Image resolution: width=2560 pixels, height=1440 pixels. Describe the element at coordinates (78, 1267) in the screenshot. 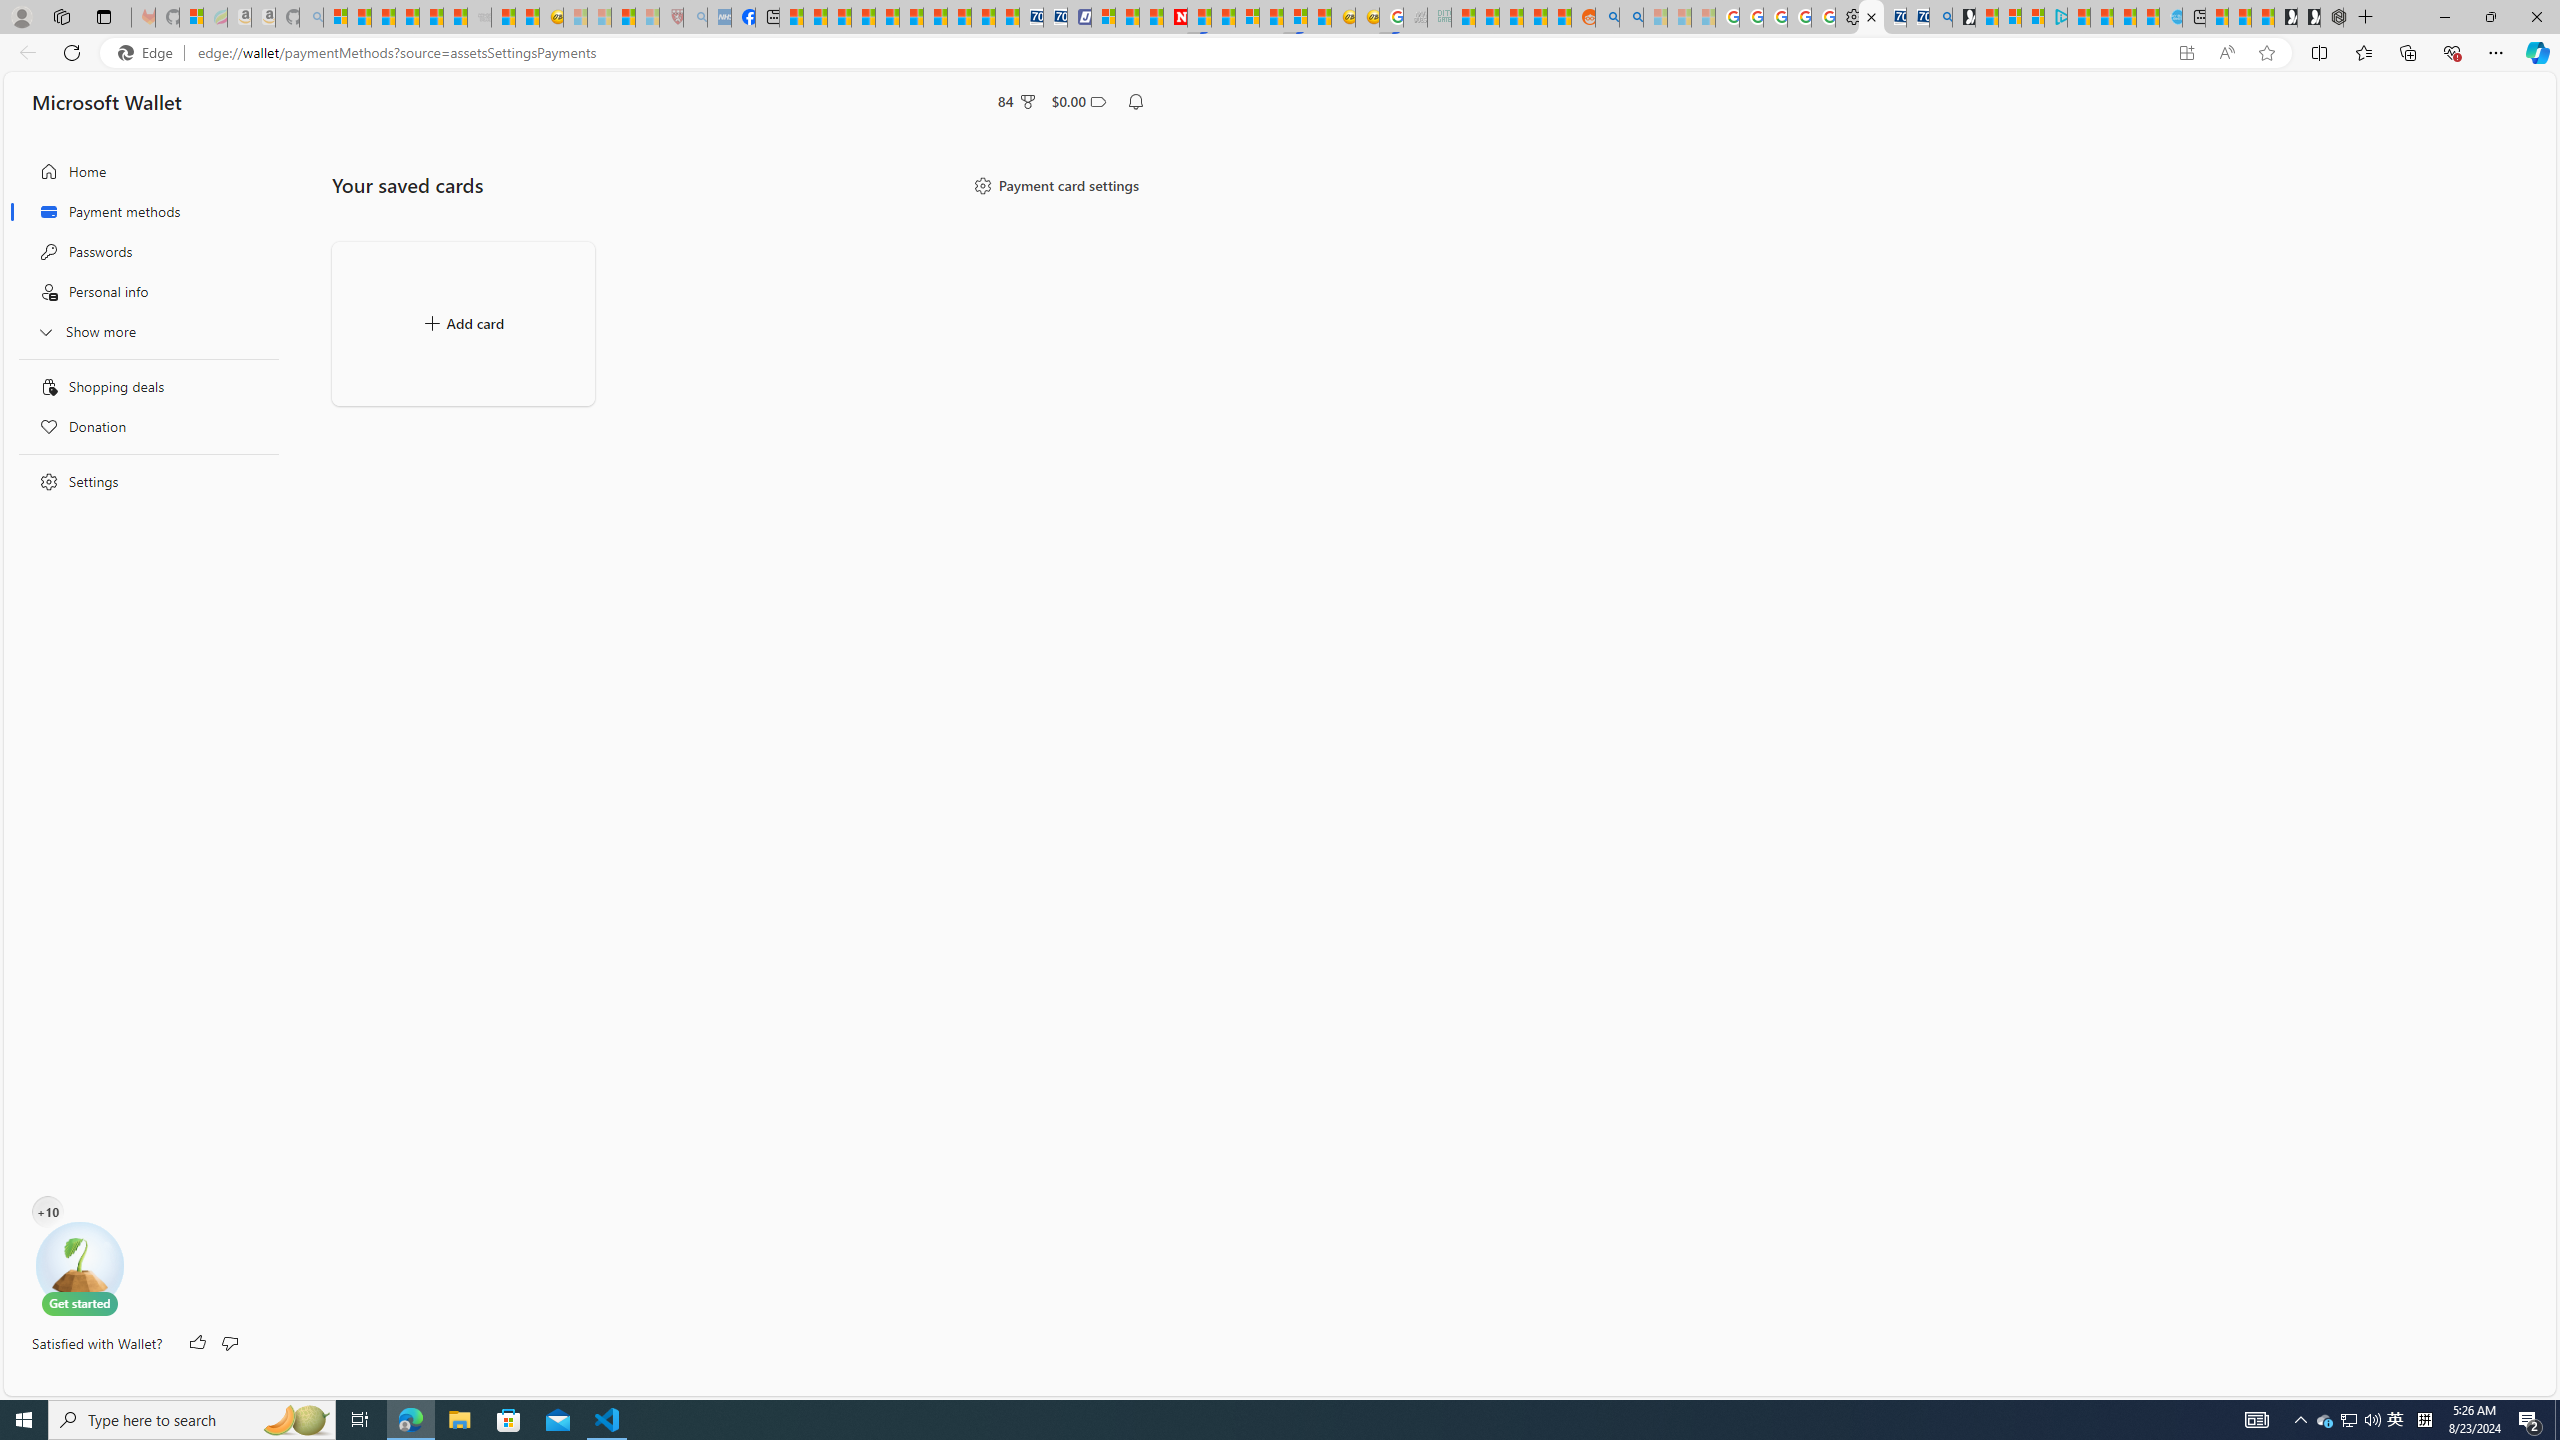

I see `'E-tree'` at that location.